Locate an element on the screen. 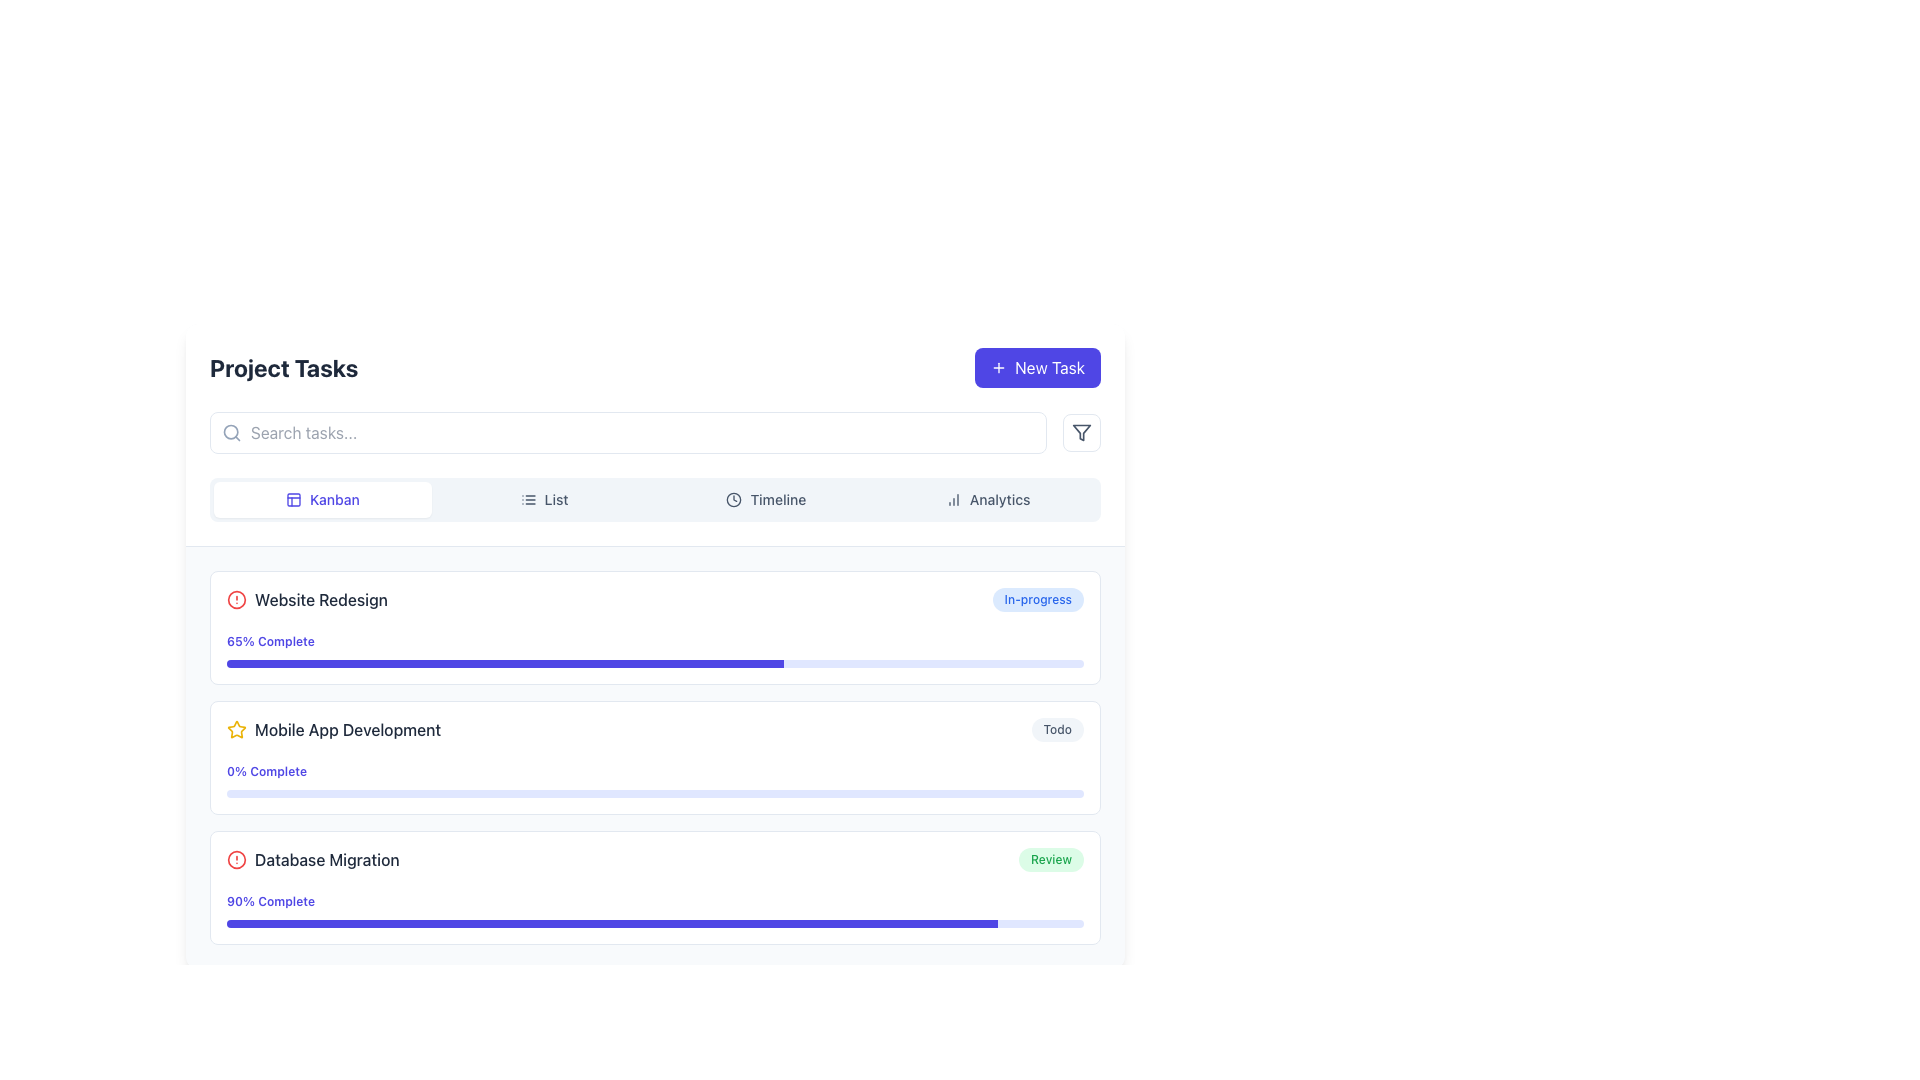 The image size is (1920, 1080). the button that switches the task list display to list view, located in the navigation bar between the 'Kanban' and 'Timeline' buttons is located at coordinates (544, 499).